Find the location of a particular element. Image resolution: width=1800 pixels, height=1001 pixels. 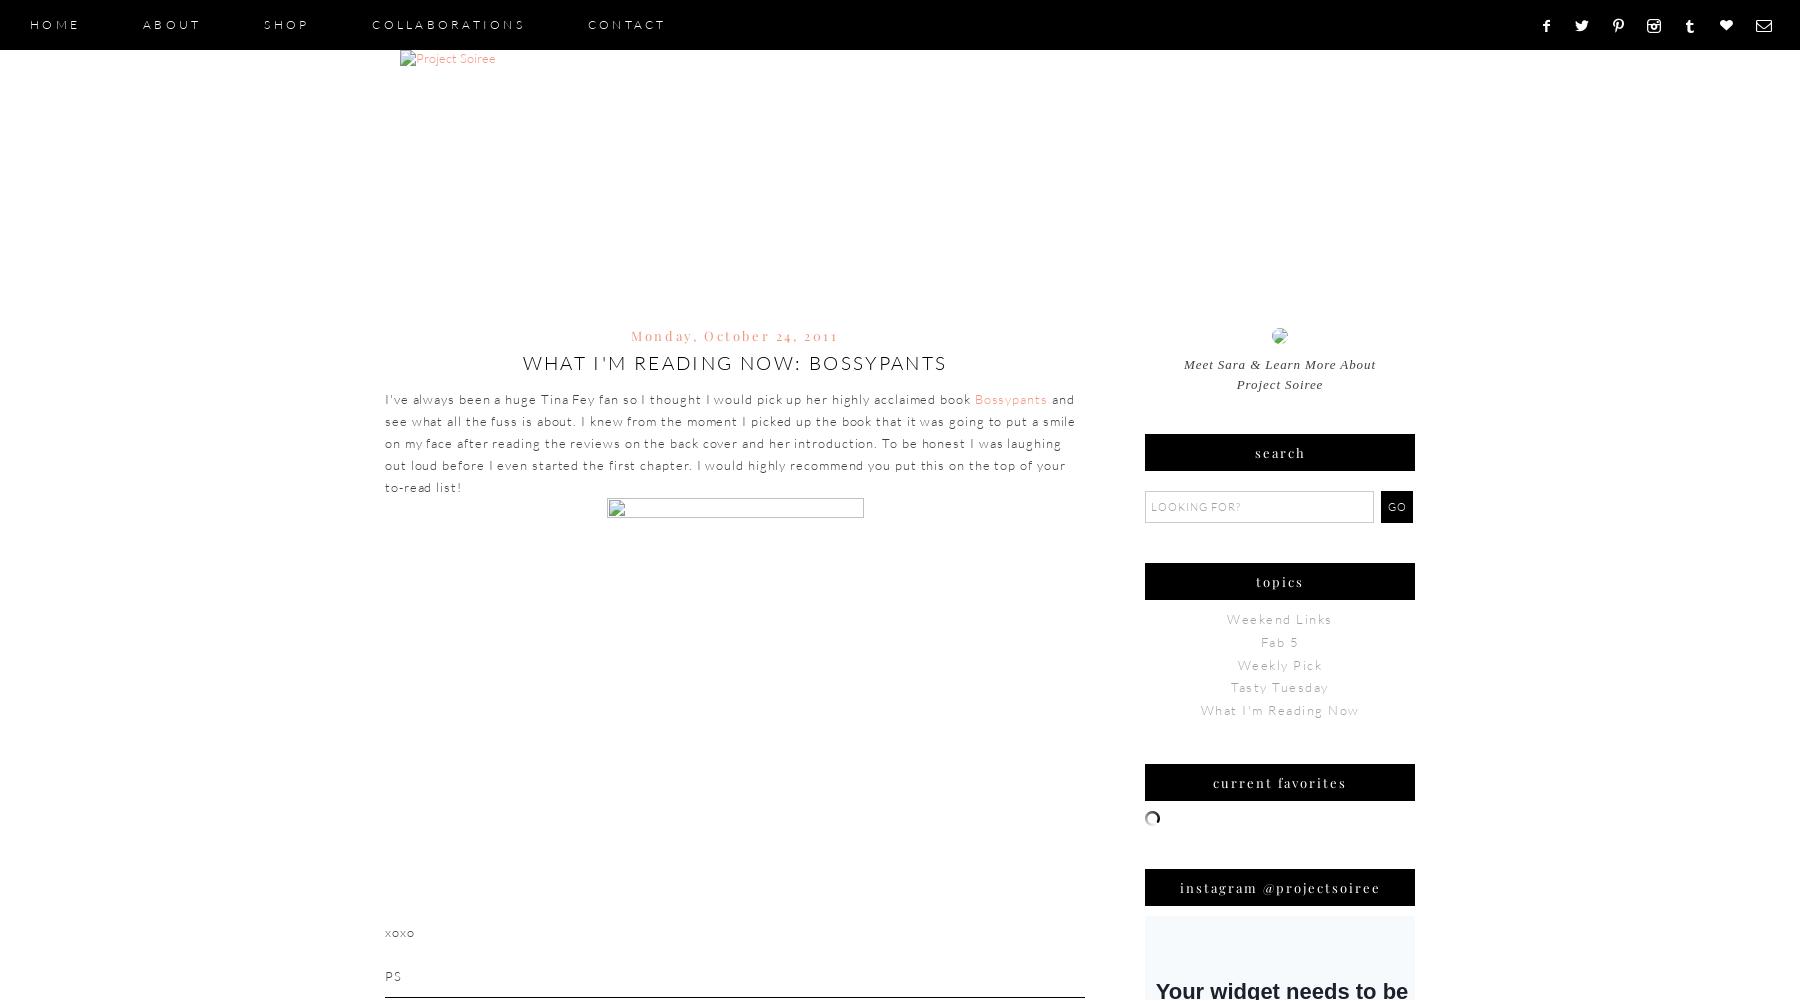

'Current Favorites' is located at coordinates (1212, 781).